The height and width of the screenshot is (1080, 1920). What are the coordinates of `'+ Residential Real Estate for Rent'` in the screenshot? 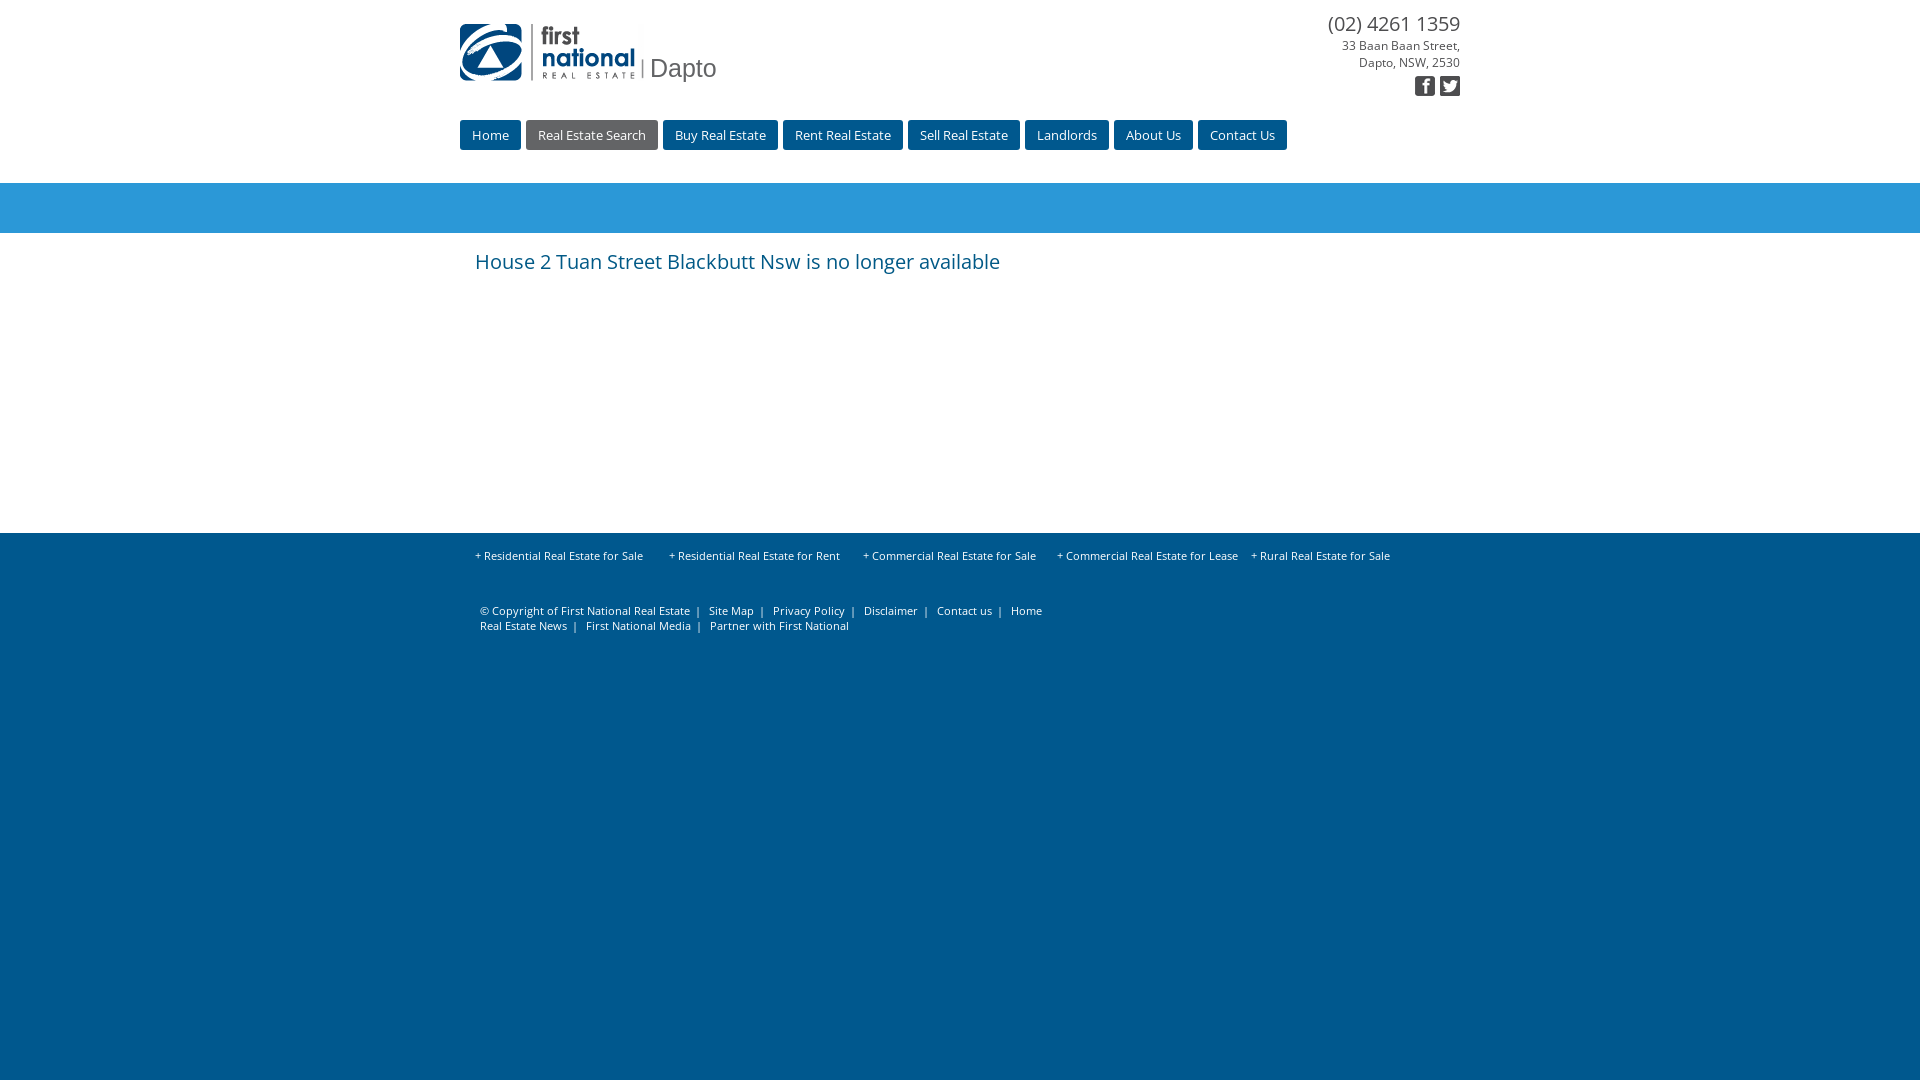 It's located at (760, 558).